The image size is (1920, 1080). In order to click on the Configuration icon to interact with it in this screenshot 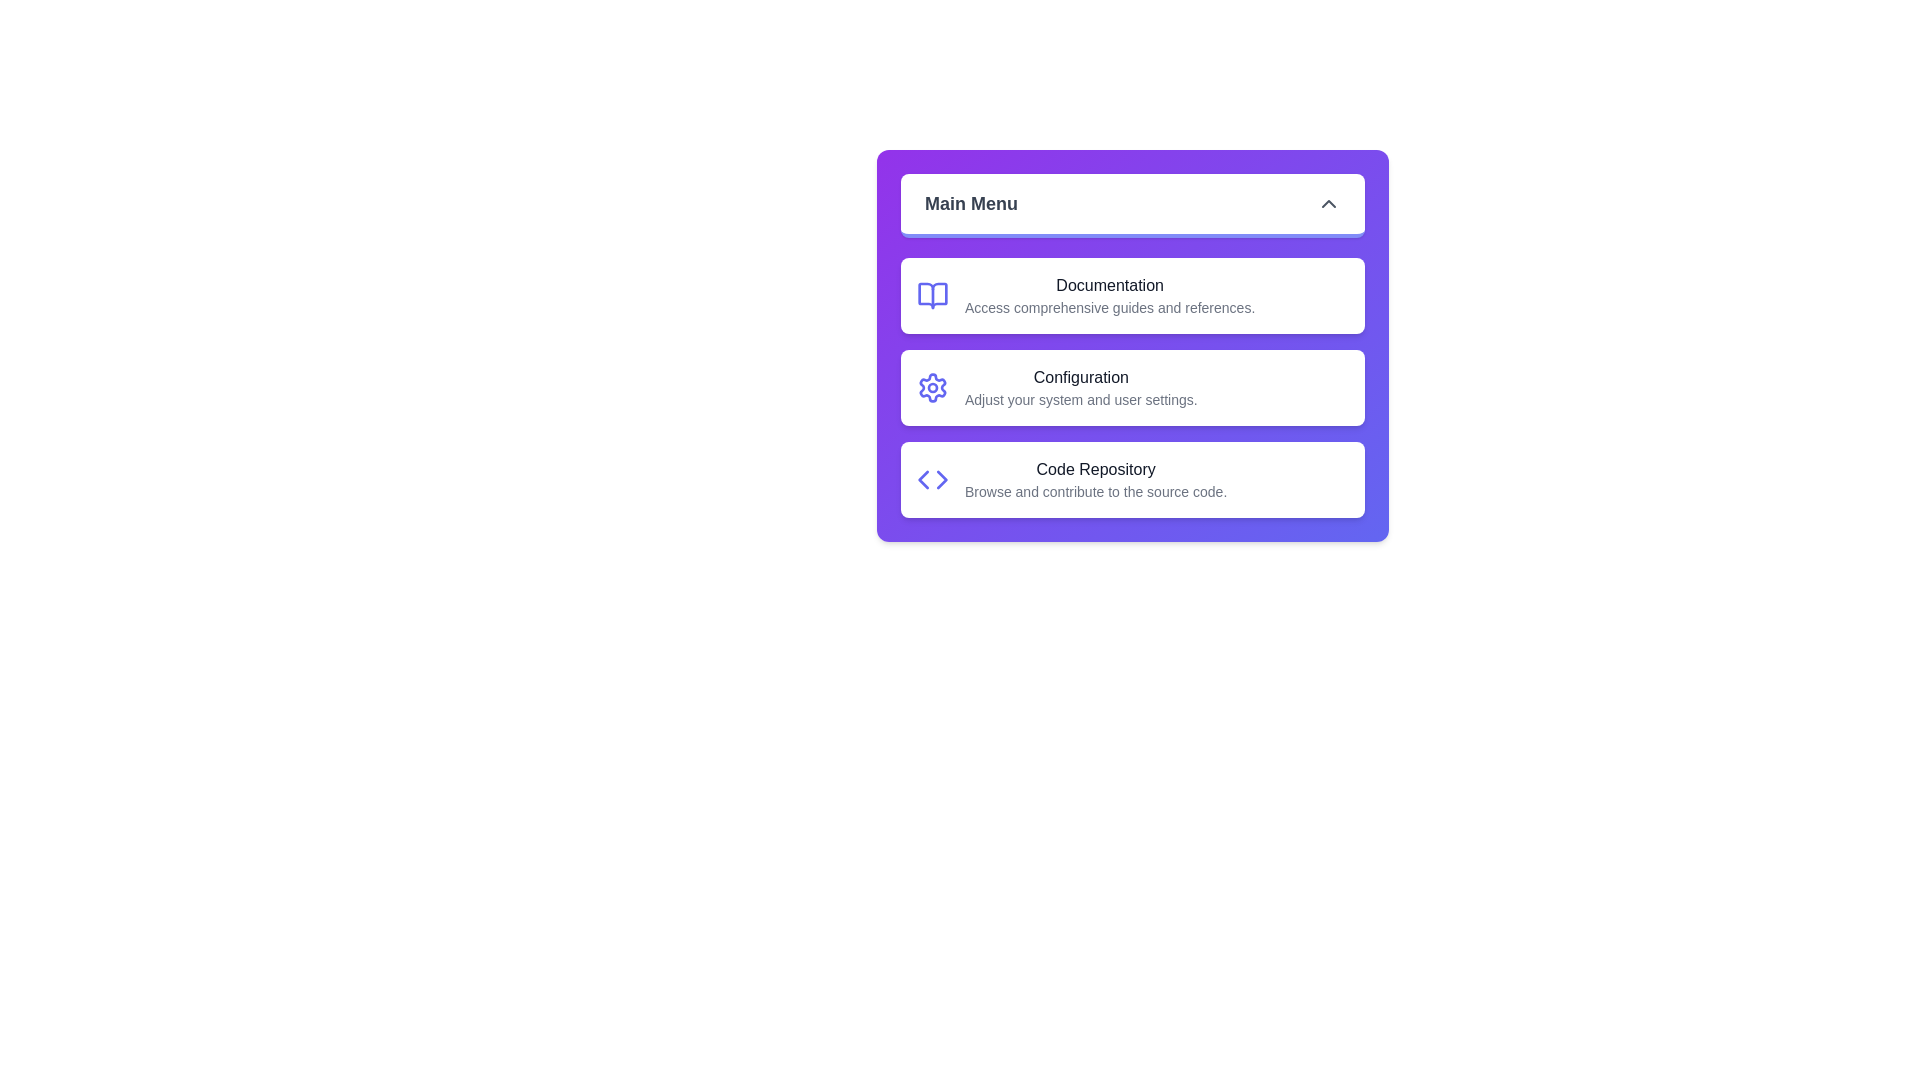, I will do `click(931, 388)`.